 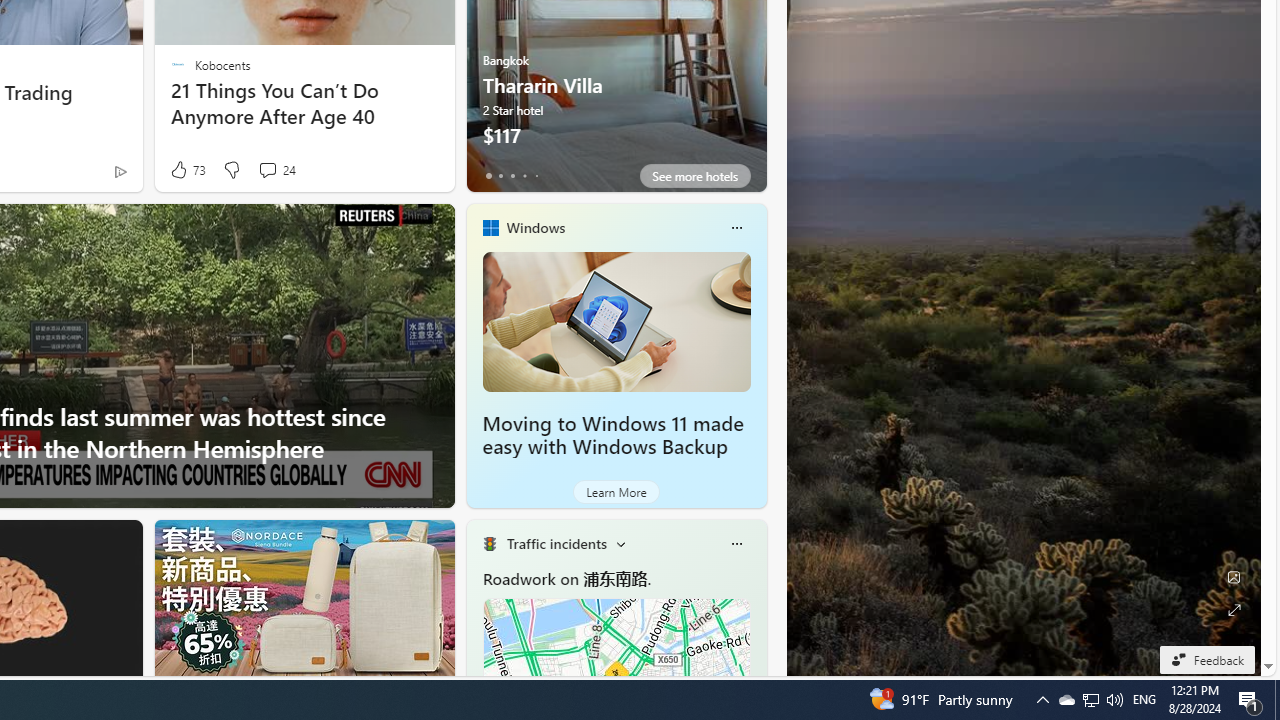 I want to click on 'tab-2', so click(x=512, y=175).